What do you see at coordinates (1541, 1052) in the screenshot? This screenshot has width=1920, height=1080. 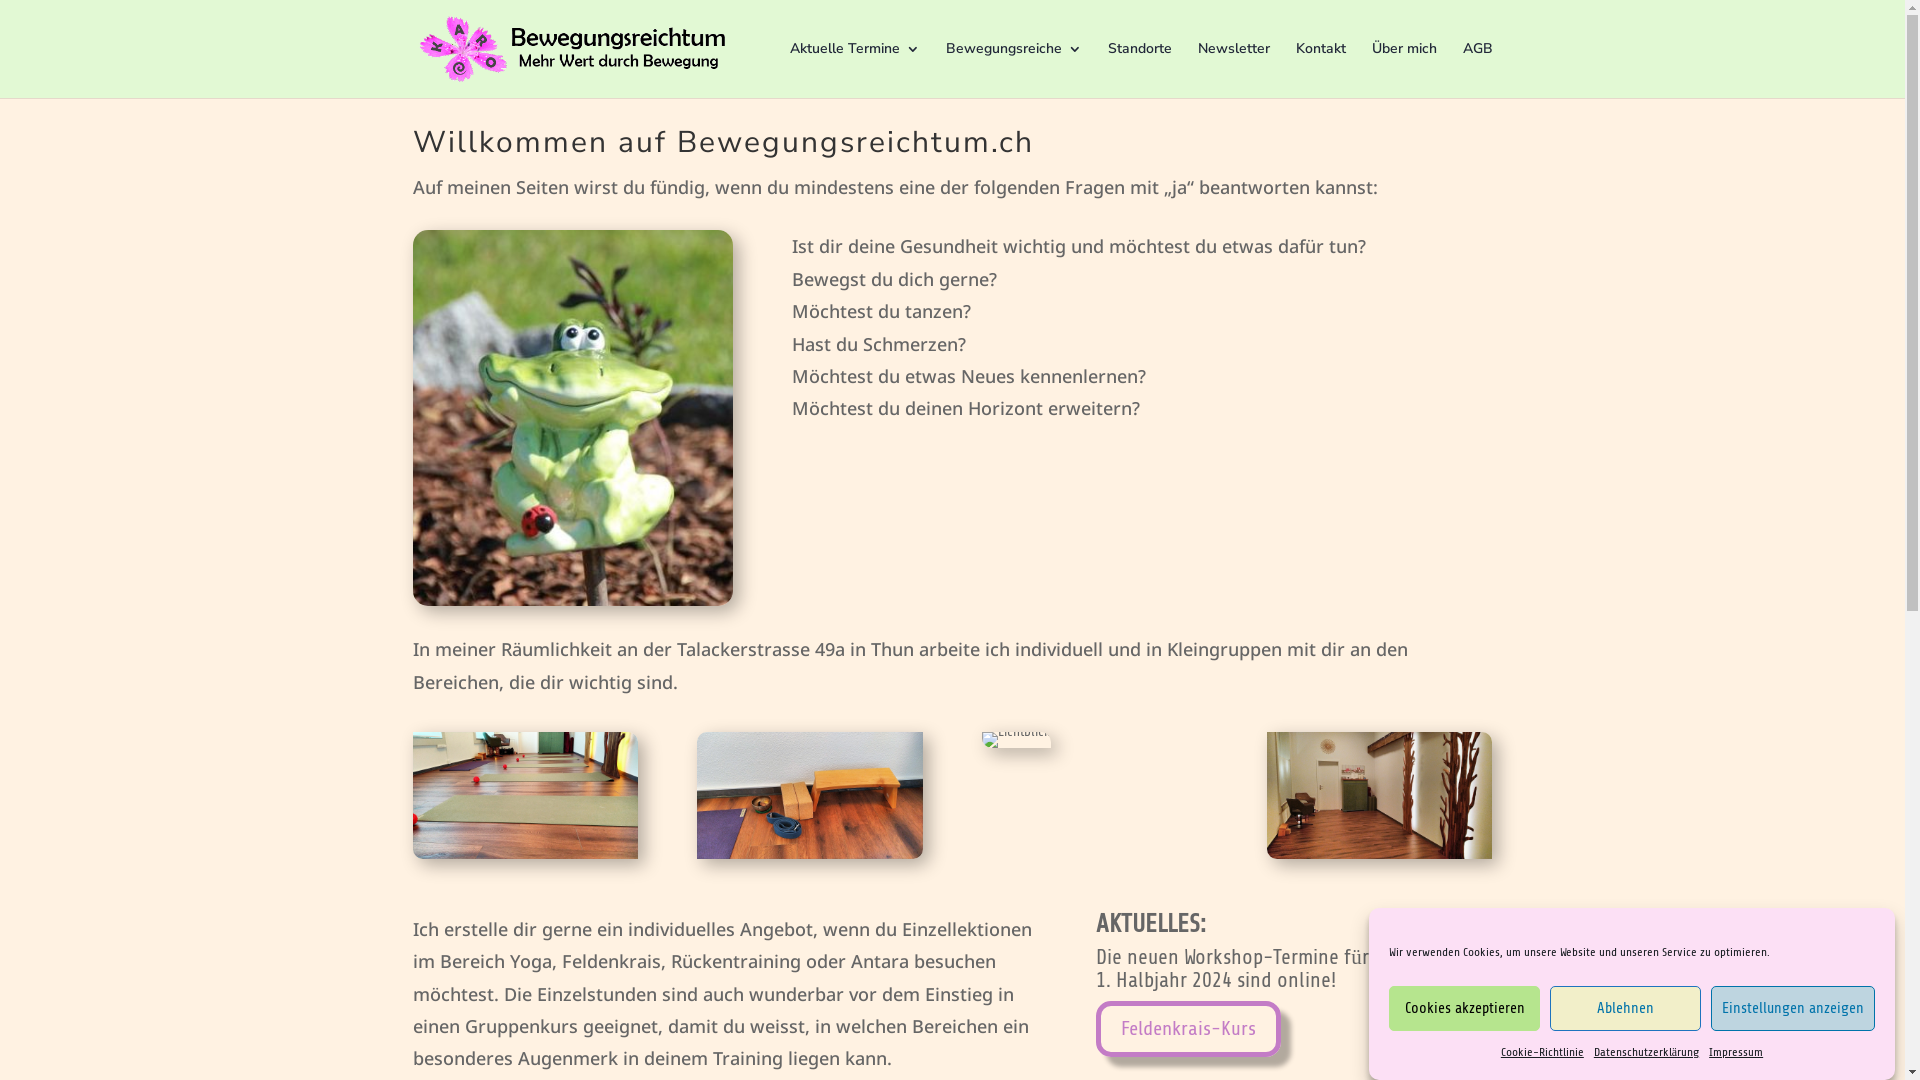 I see `'Cookie-Richtlinie'` at bounding box center [1541, 1052].